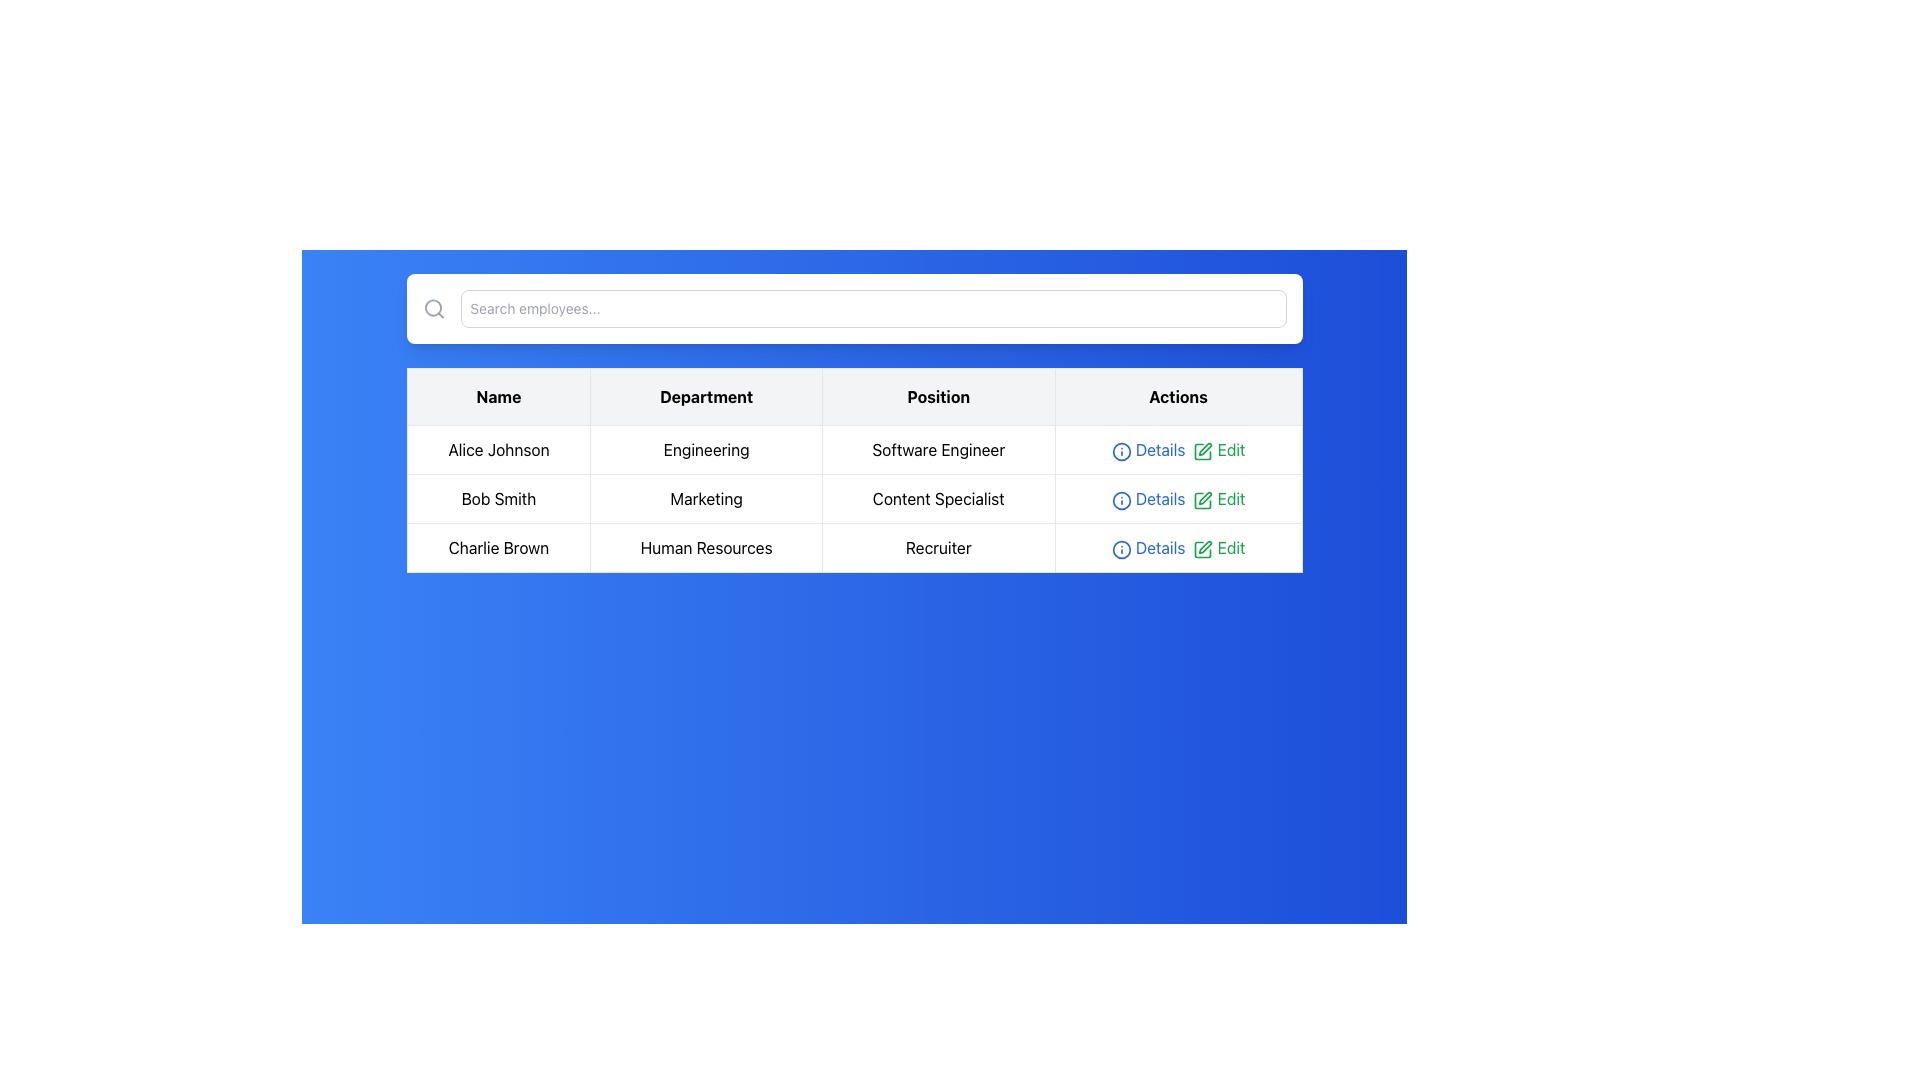 This screenshot has width=1920, height=1080. Describe the element at coordinates (937, 547) in the screenshot. I see `the static text label displaying 'Recruiter' located in the third row and third column of the table` at that location.